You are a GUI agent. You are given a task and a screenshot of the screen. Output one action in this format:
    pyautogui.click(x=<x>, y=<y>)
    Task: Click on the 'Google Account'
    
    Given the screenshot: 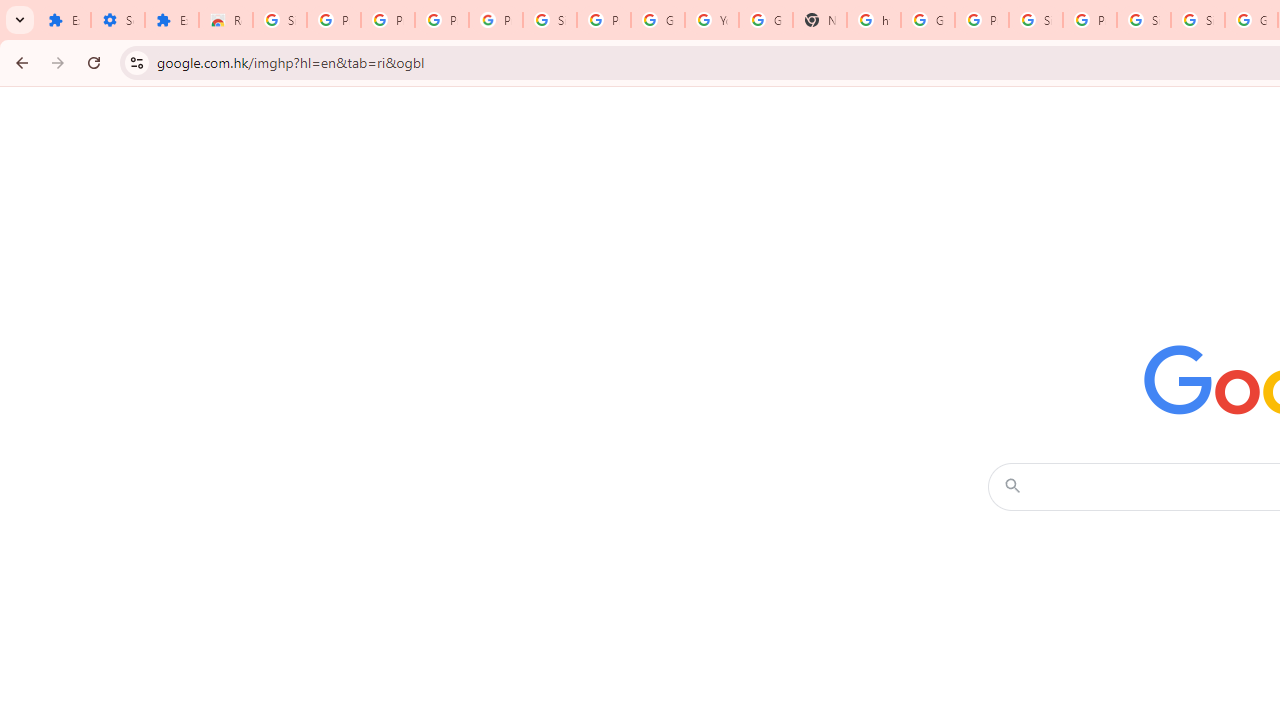 What is the action you would take?
    pyautogui.click(x=657, y=20)
    